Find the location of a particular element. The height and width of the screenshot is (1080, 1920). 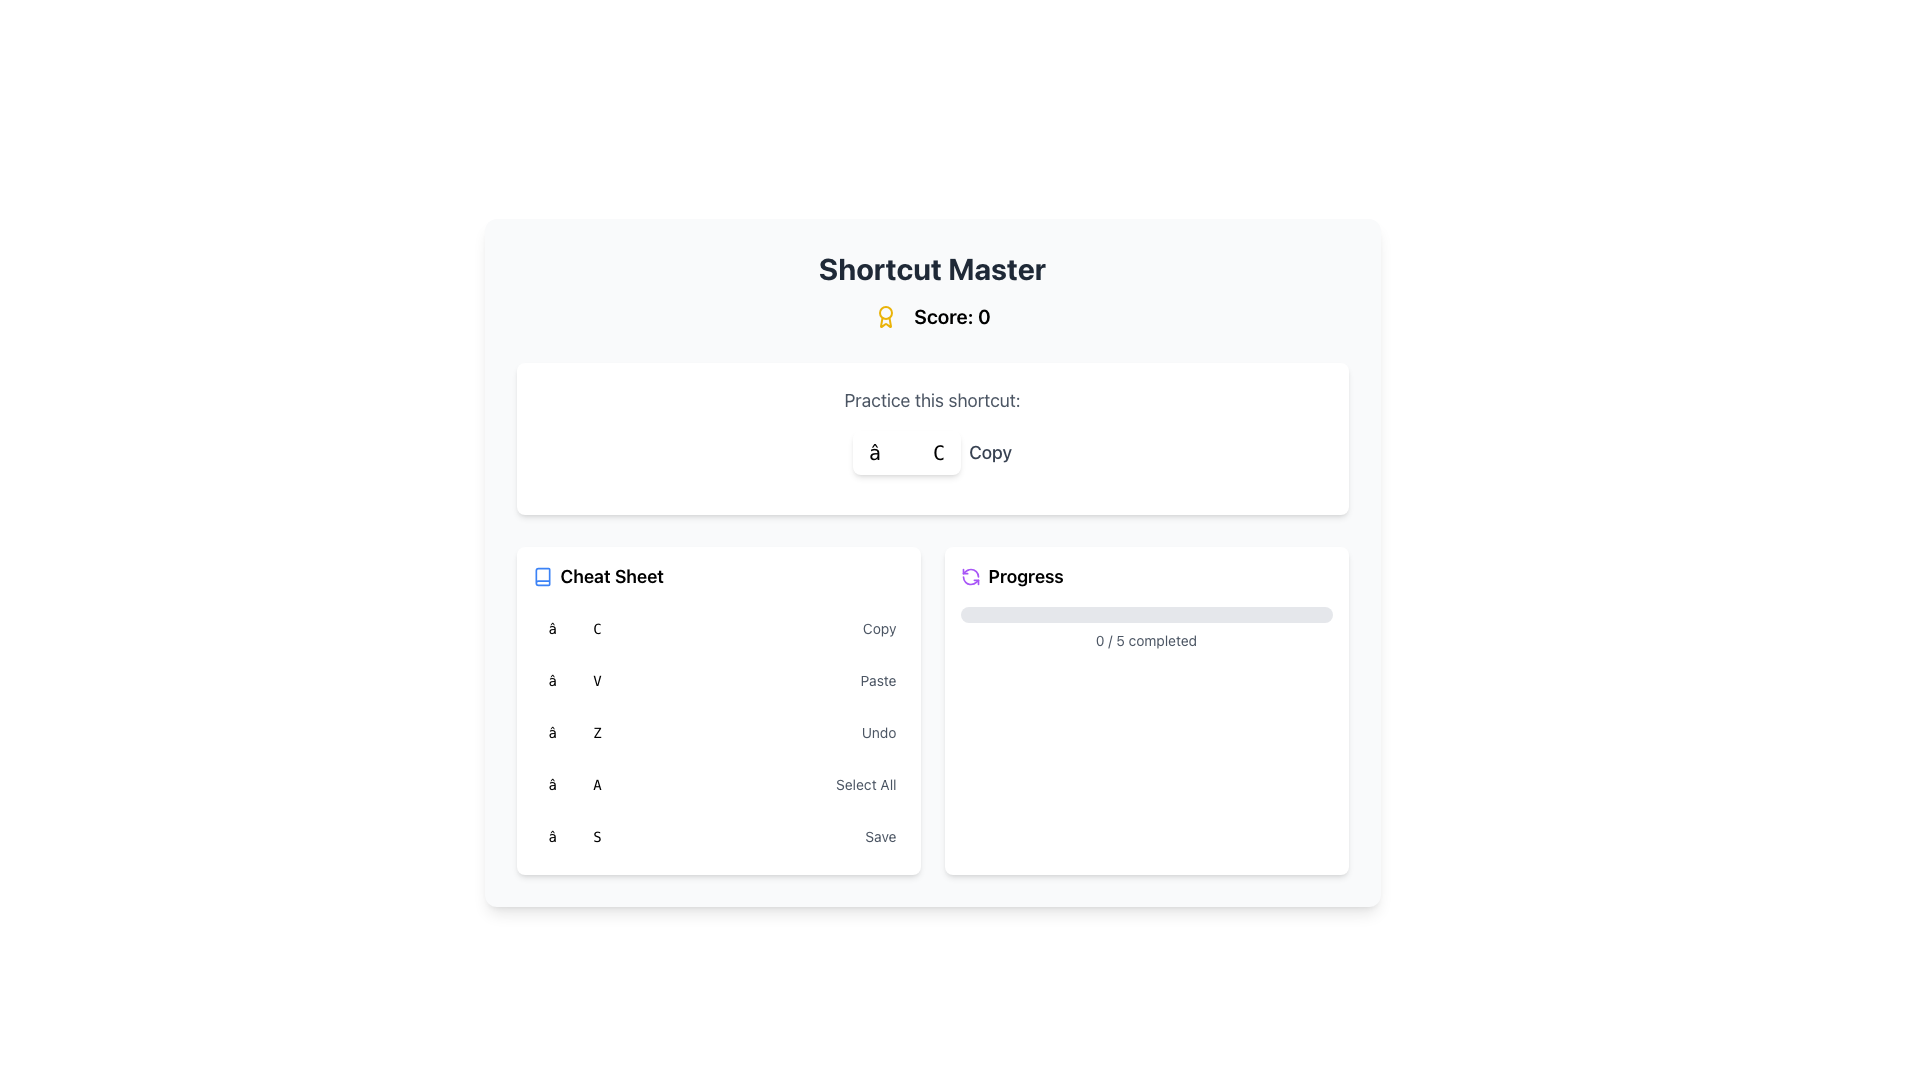

the 'Copy' text label located to the right of the shortcut indicator '⌘ C' in the 'Cheat Sheet' section is located at coordinates (879, 627).